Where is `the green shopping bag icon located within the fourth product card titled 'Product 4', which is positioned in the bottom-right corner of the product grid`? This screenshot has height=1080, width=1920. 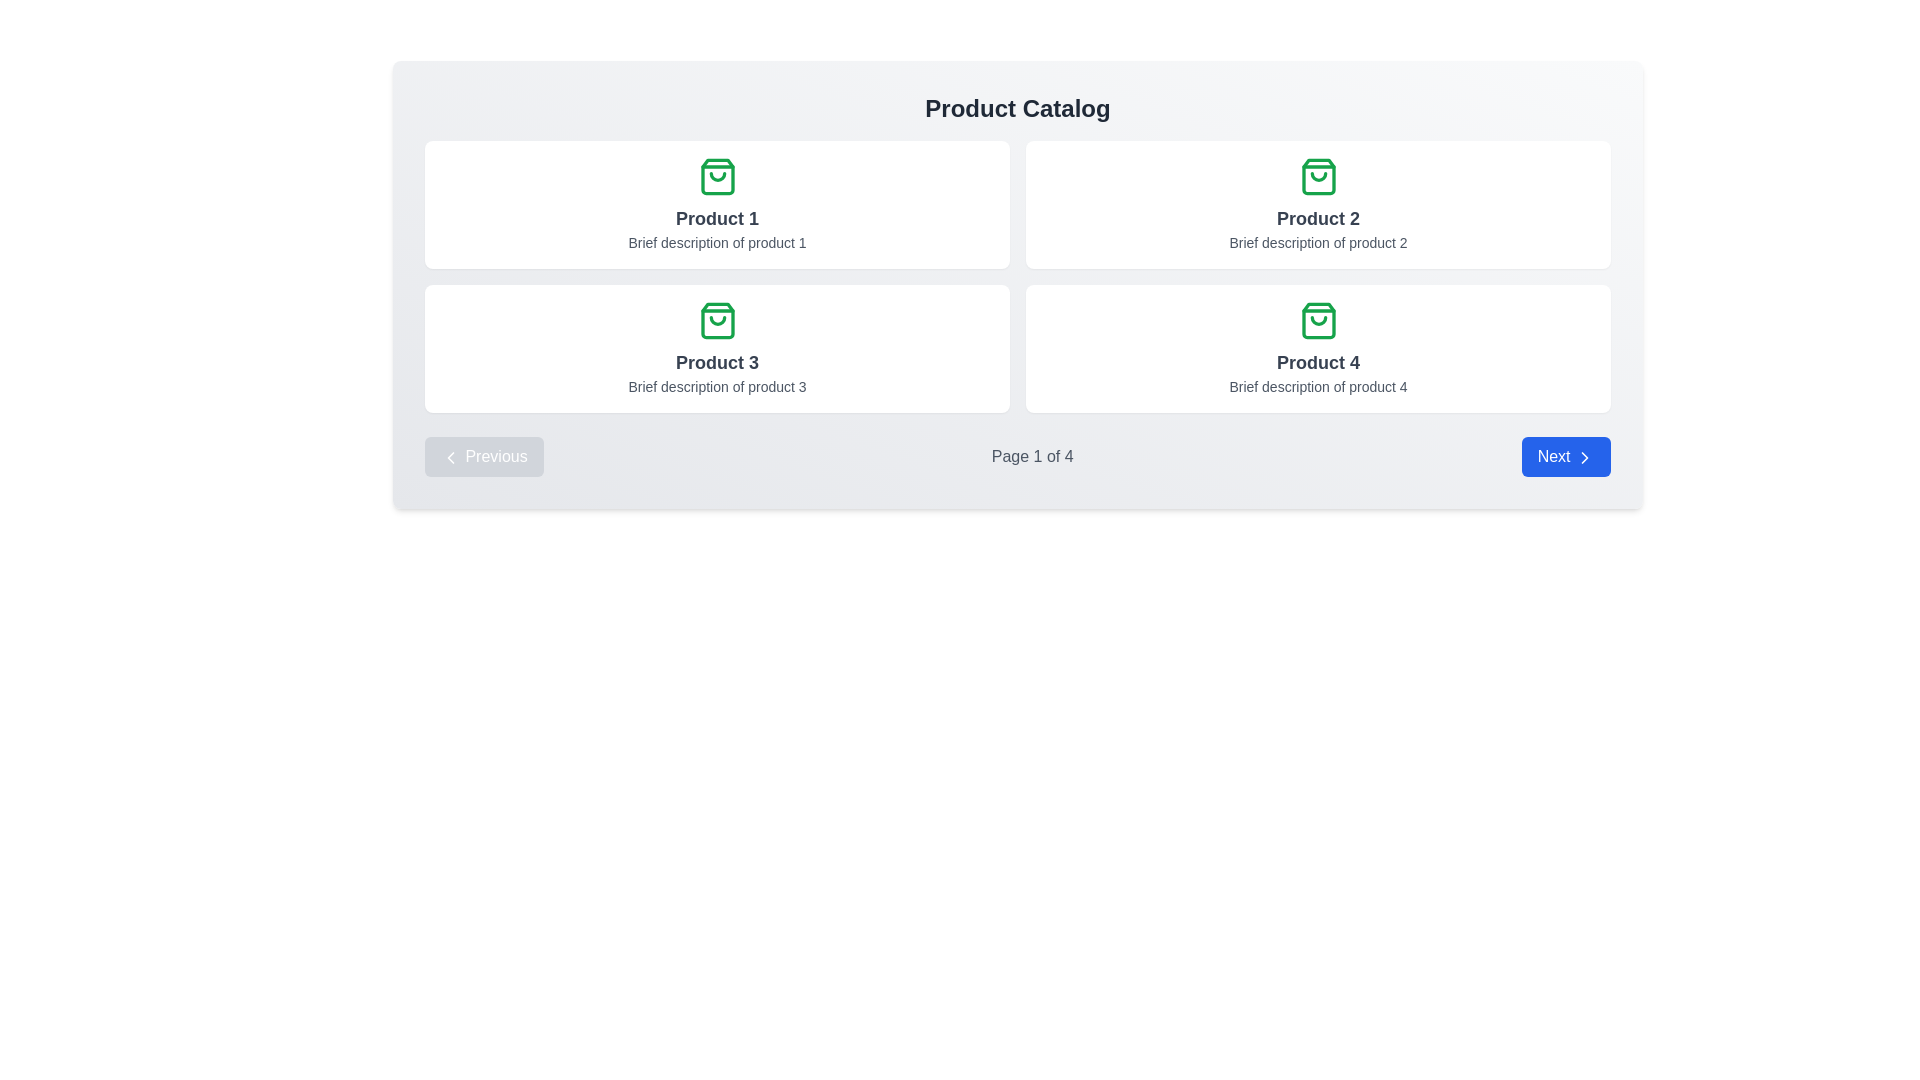
the green shopping bag icon located within the fourth product card titled 'Product 4', which is positioned in the bottom-right corner of the product grid is located at coordinates (1318, 319).